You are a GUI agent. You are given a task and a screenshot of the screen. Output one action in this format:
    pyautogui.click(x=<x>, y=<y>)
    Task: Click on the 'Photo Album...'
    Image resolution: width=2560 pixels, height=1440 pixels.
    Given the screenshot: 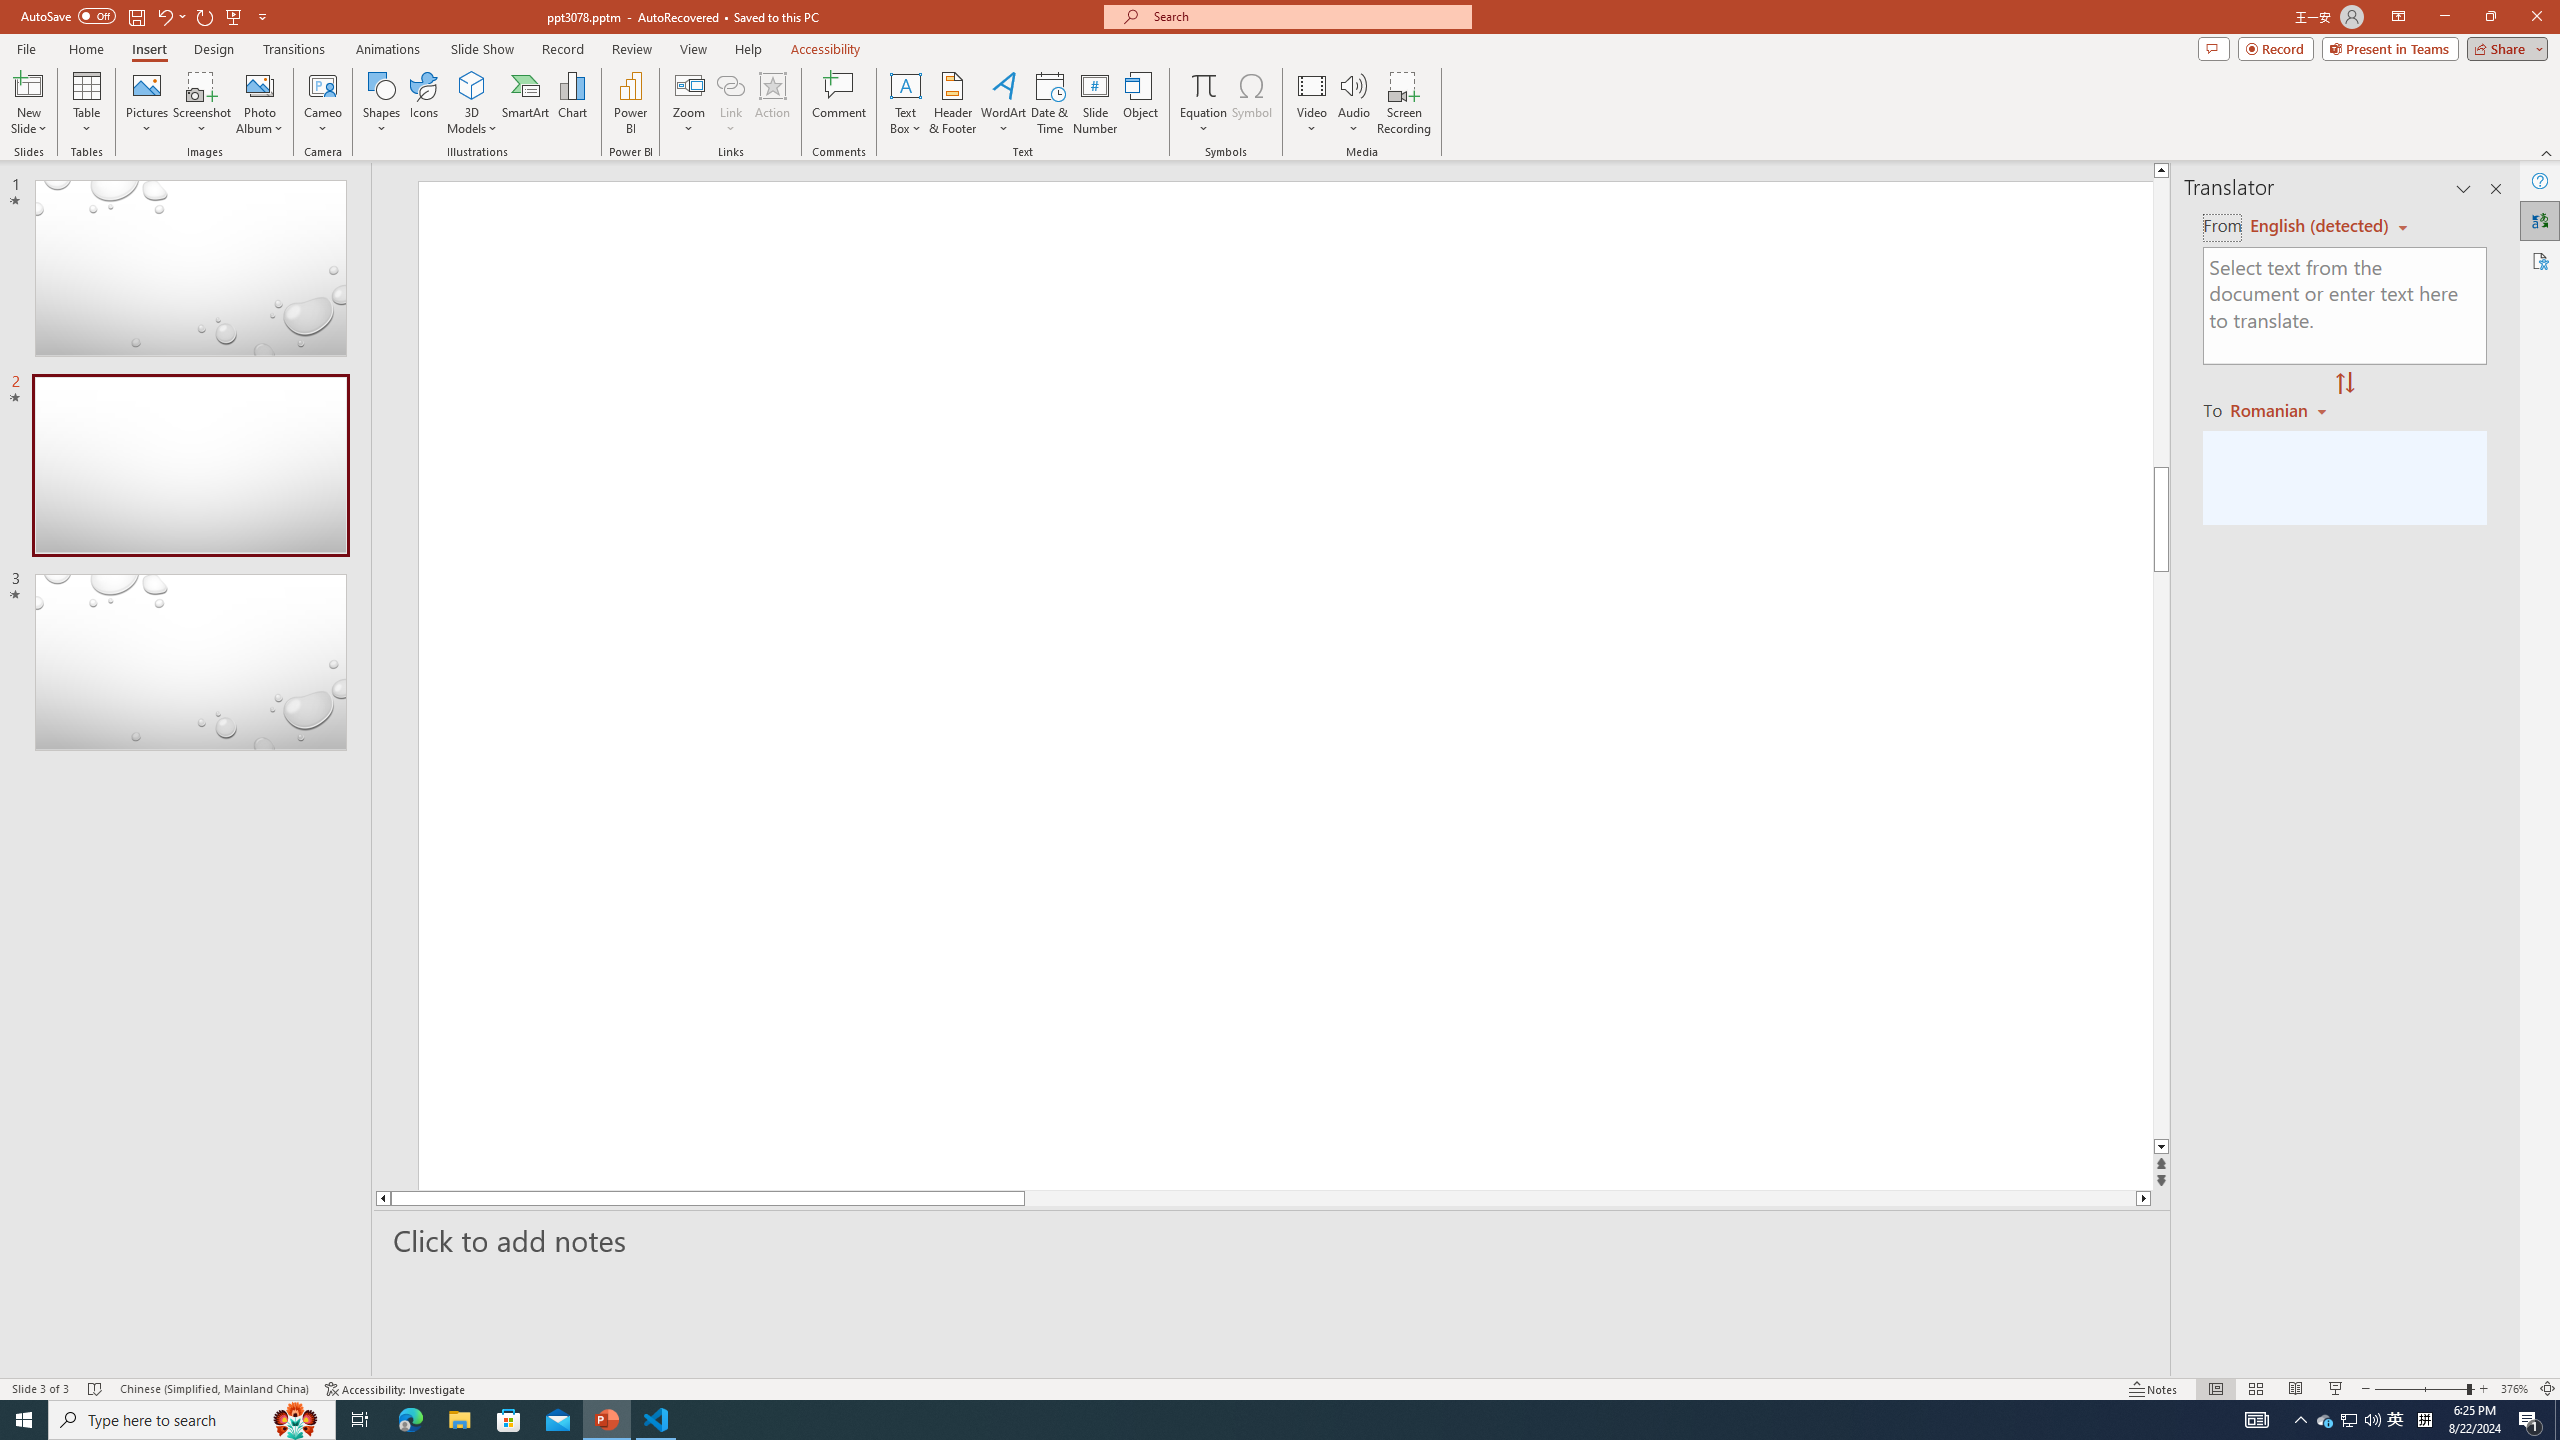 What is the action you would take?
    pyautogui.click(x=258, y=103)
    